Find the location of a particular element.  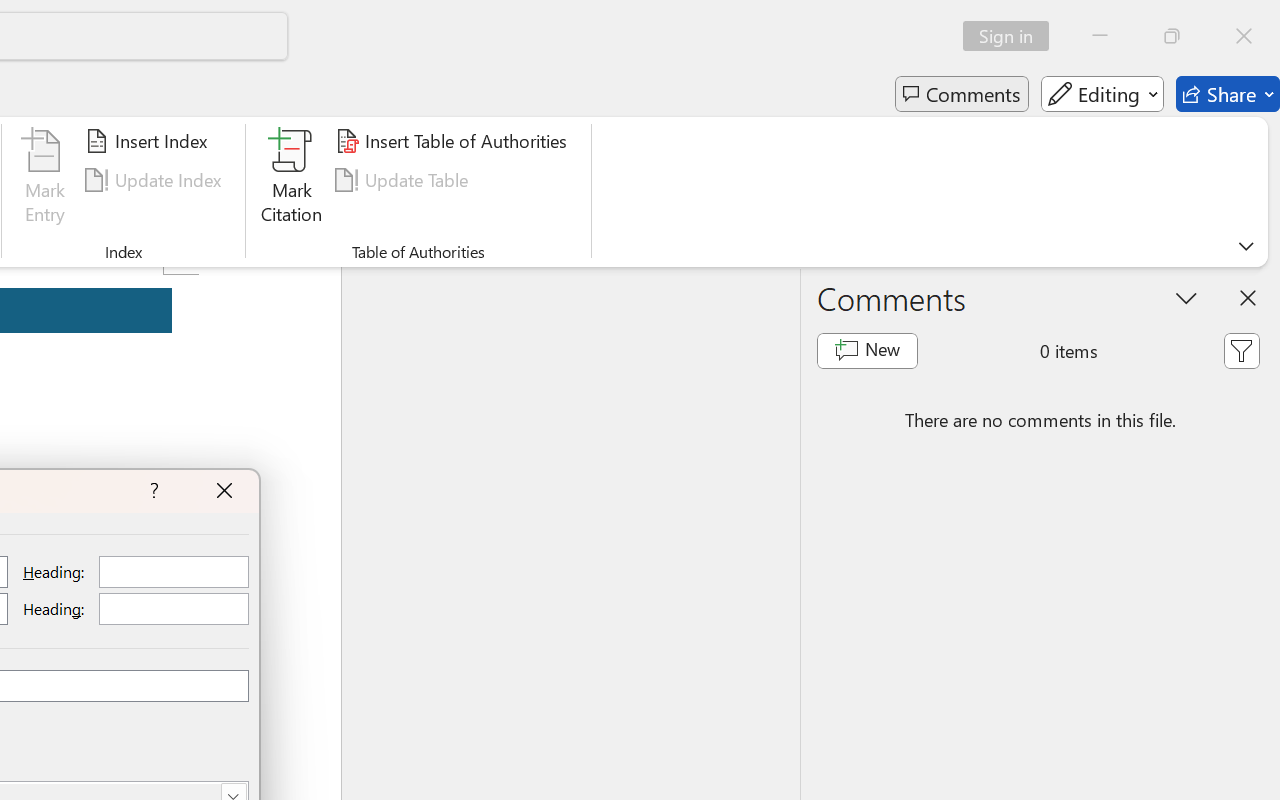

'Editing' is located at coordinates (1101, 94).